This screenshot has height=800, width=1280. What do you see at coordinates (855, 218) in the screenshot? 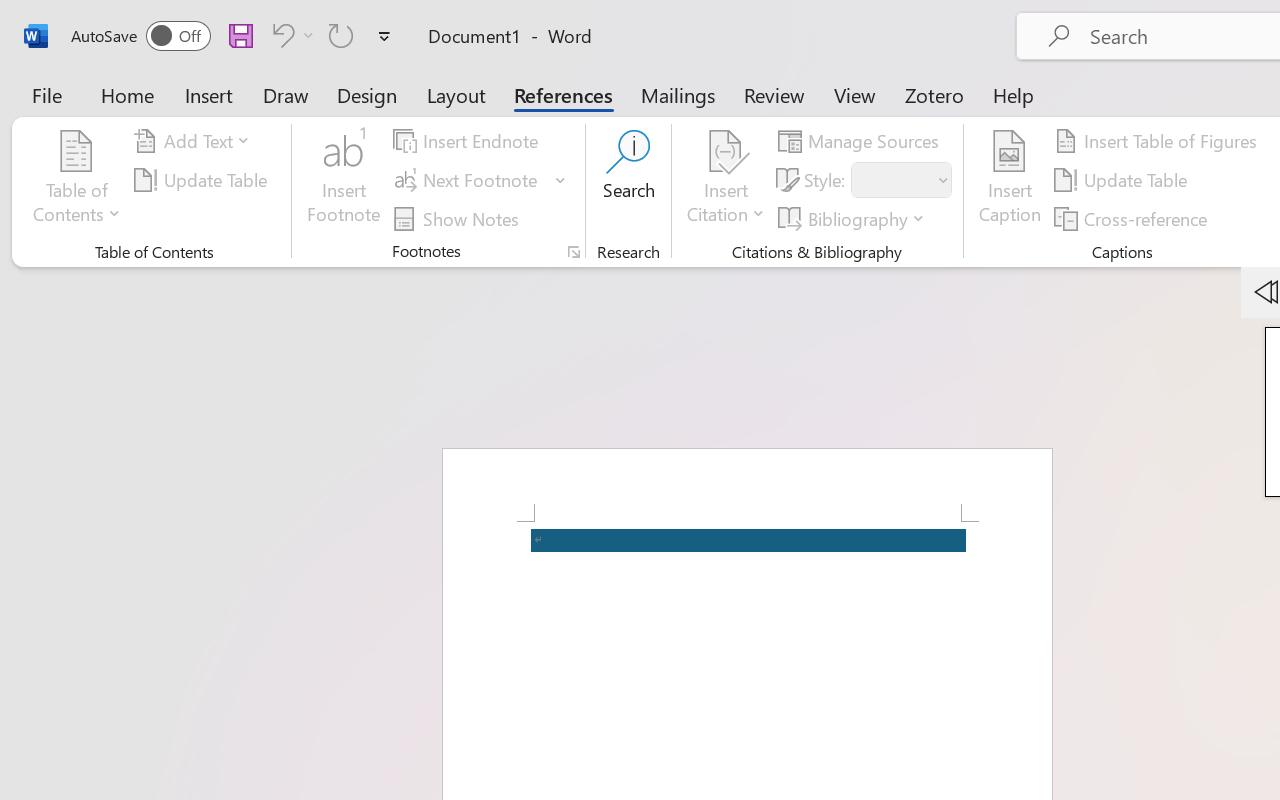
I see `'Bibliography'` at bounding box center [855, 218].